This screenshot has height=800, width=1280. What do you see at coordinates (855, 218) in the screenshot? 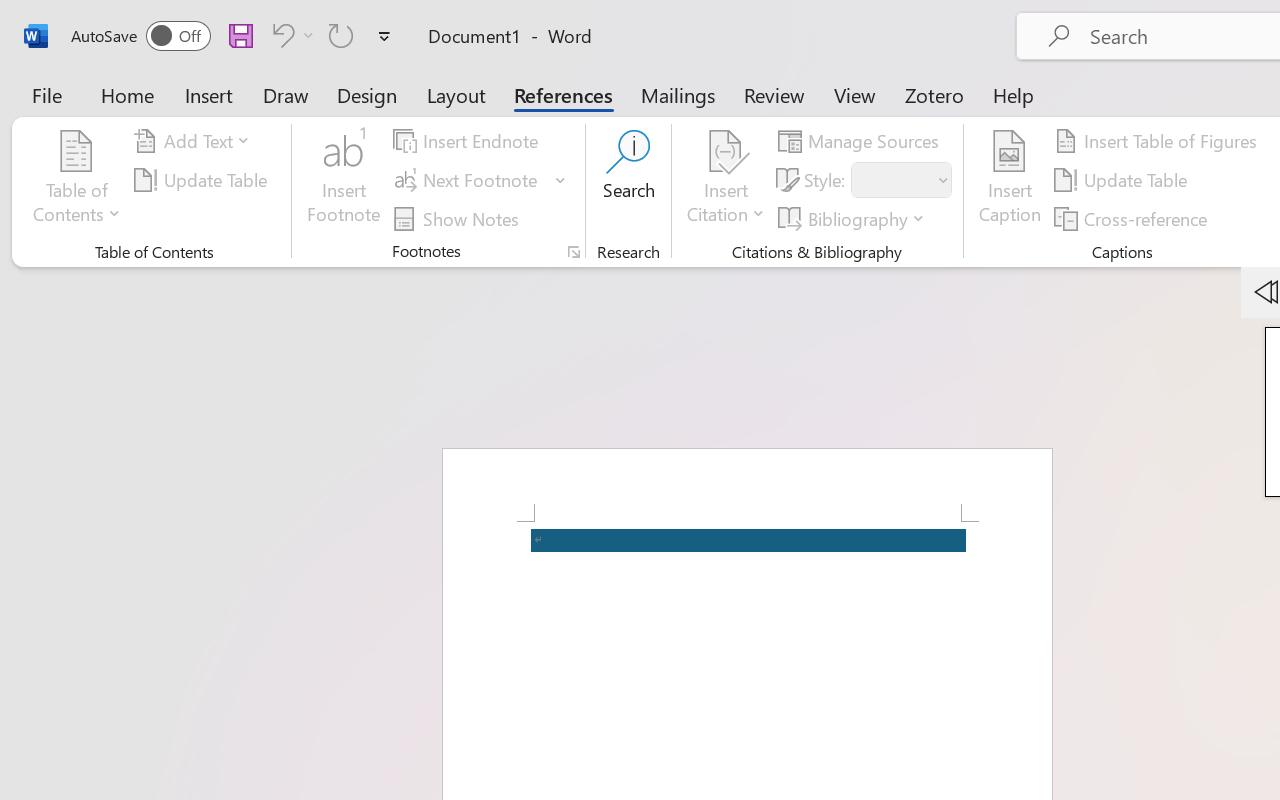
I see `'Bibliography'` at bounding box center [855, 218].